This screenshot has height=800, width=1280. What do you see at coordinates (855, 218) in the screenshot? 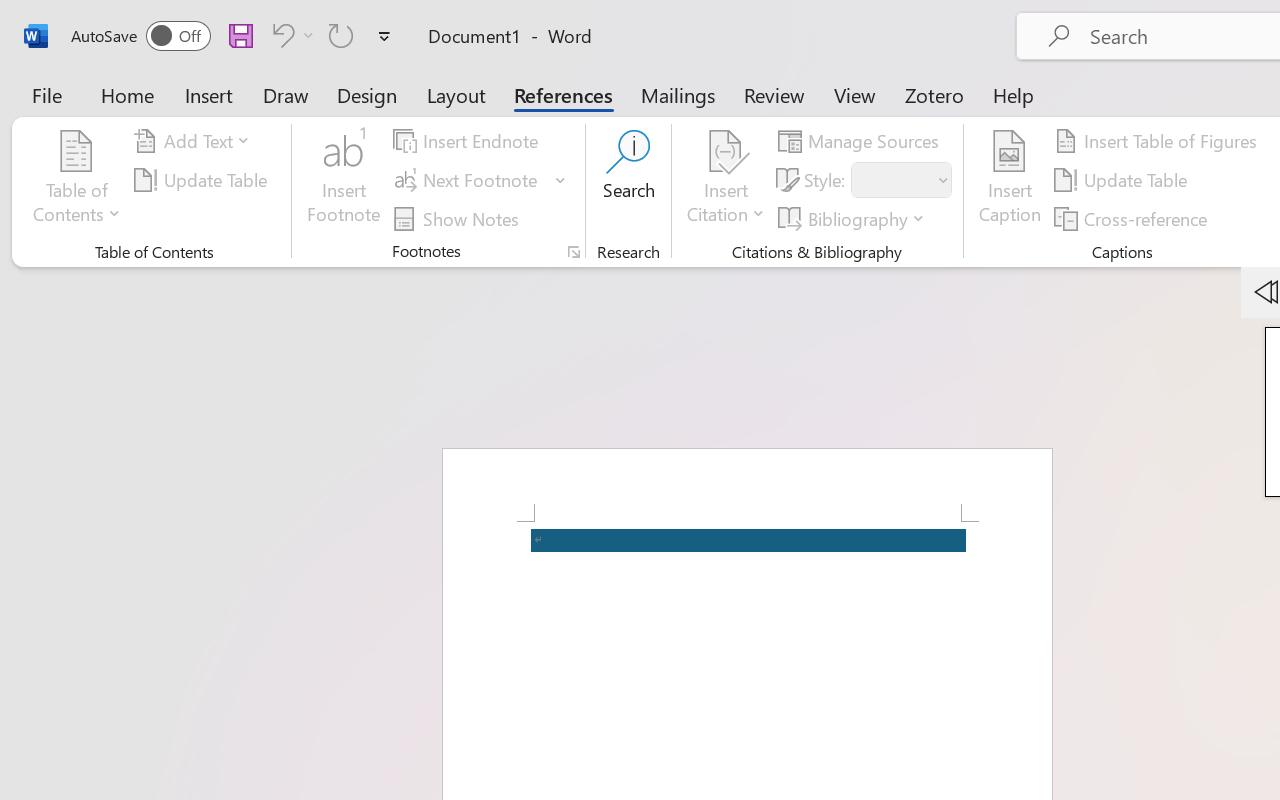
I see `'Bibliography'` at bounding box center [855, 218].